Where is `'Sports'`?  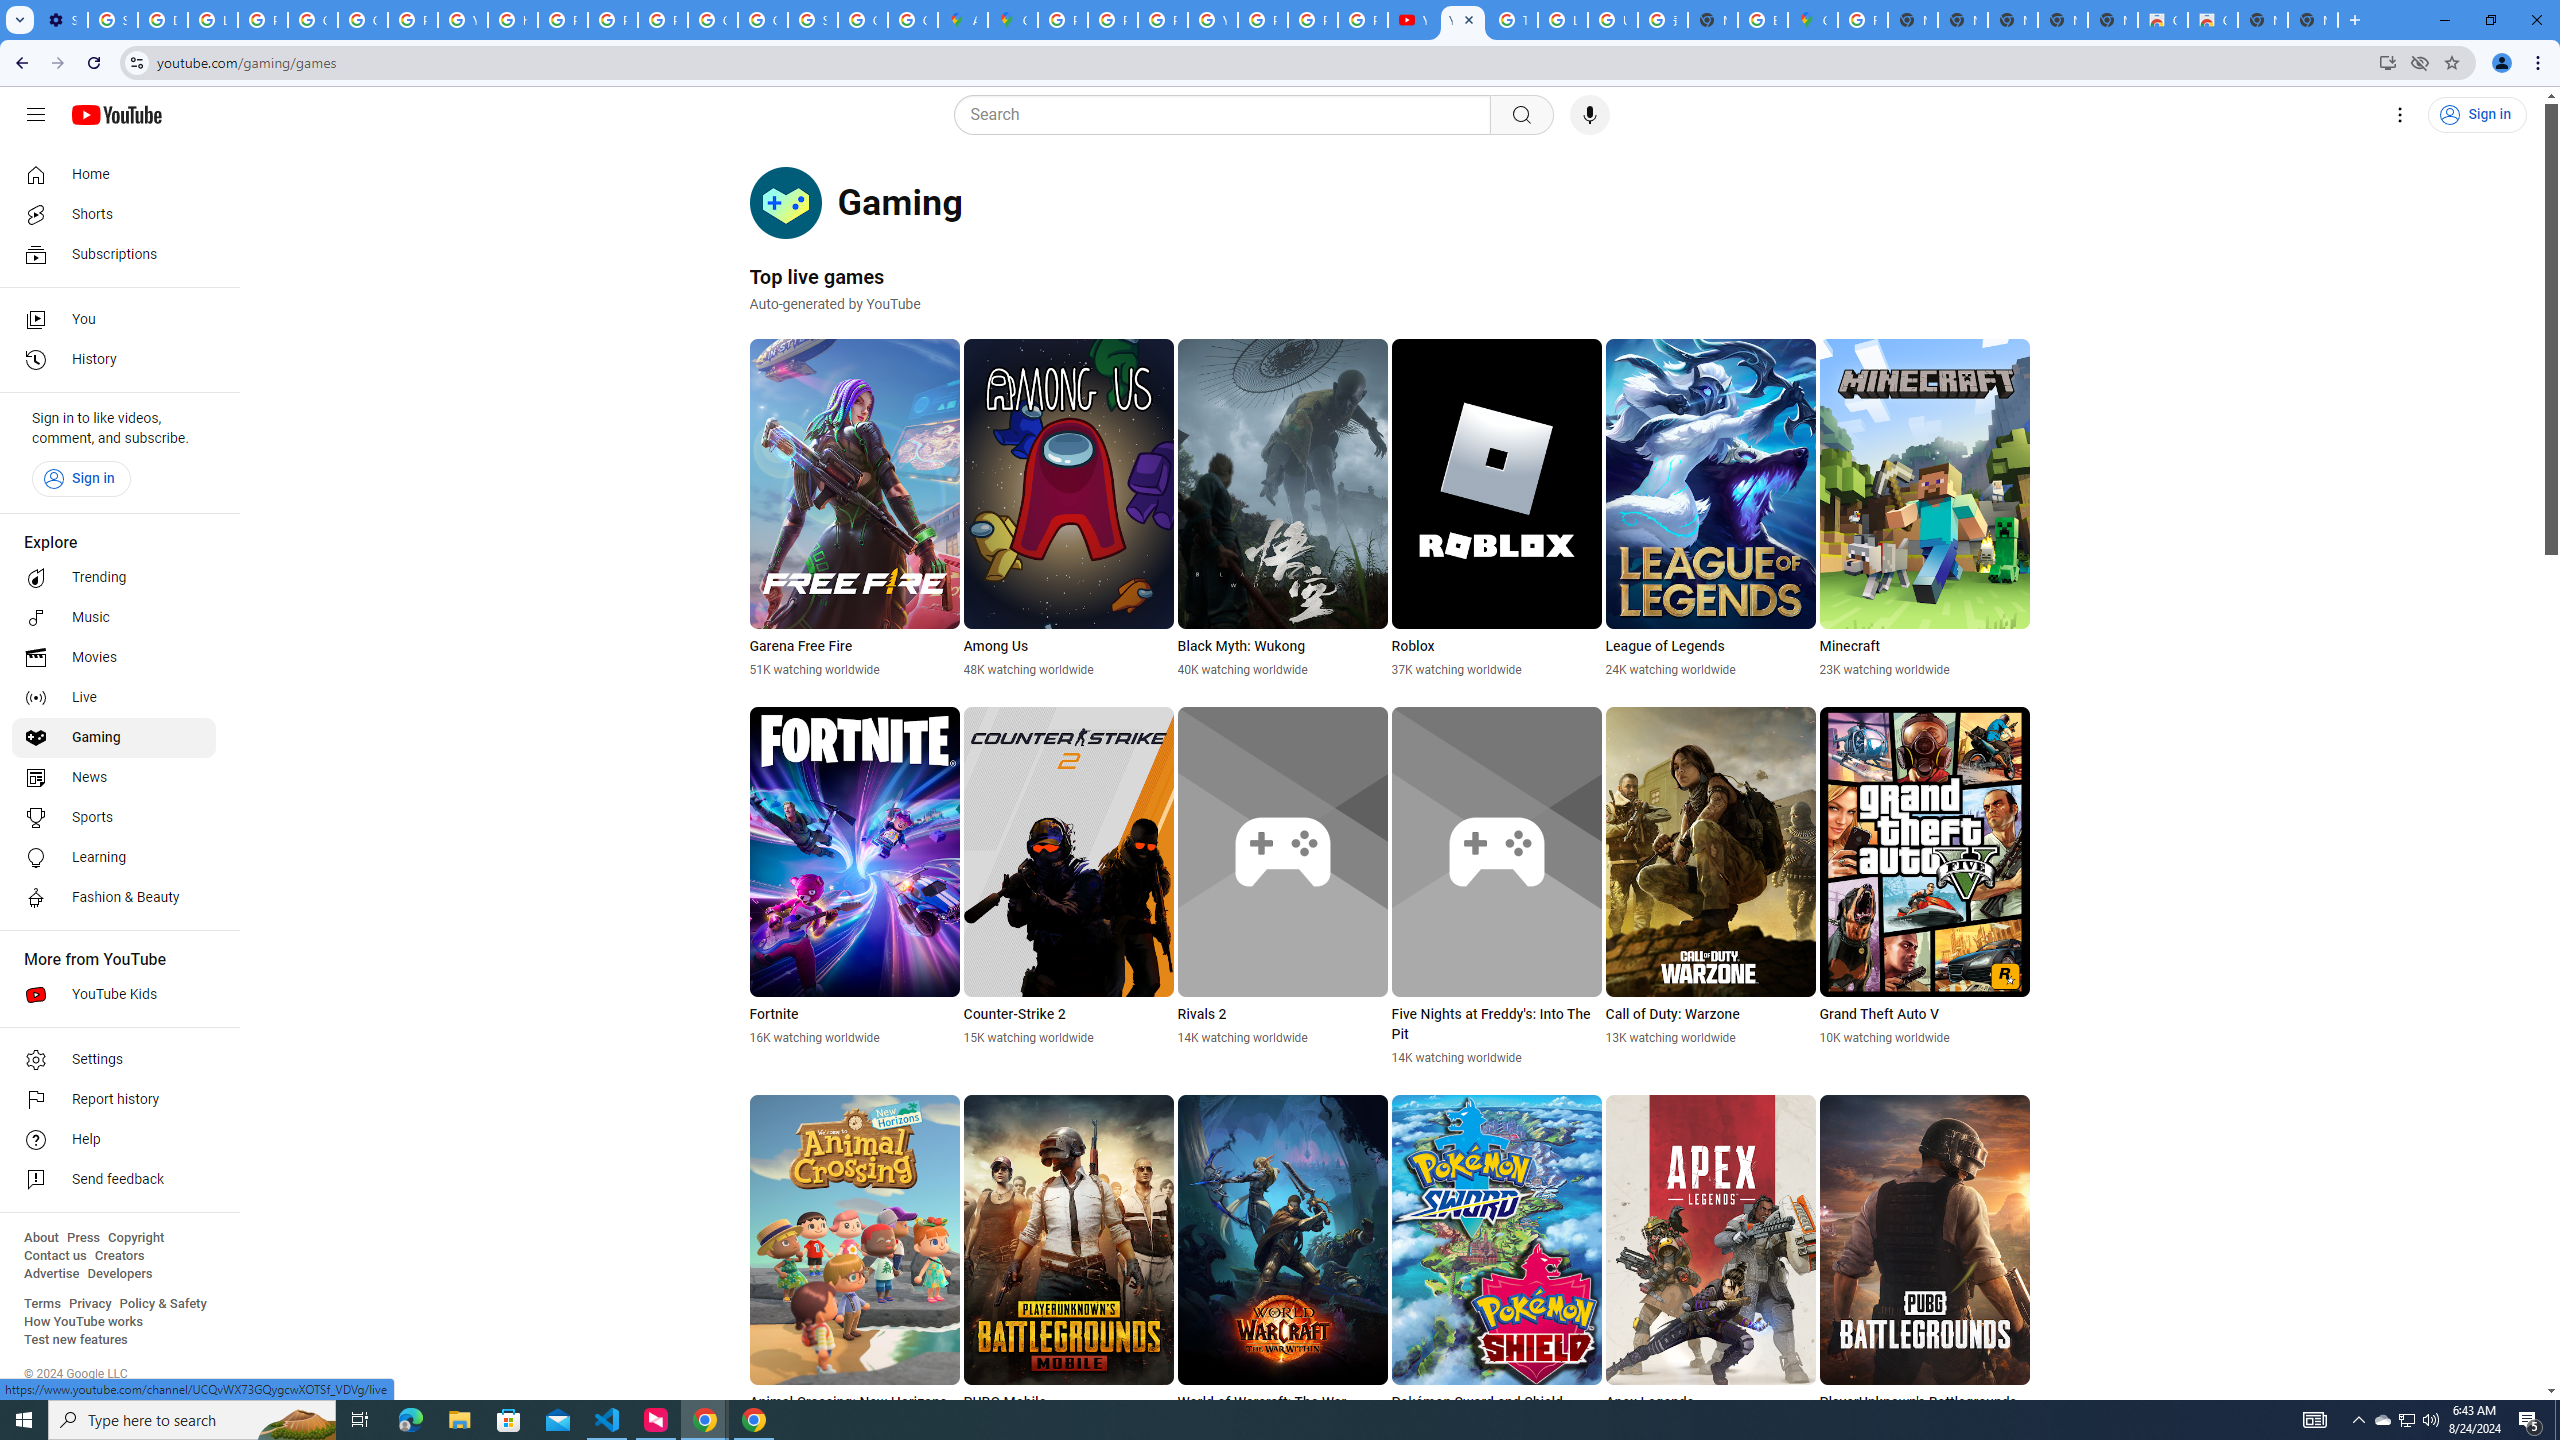
'Sports' is located at coordinates (113, 816).